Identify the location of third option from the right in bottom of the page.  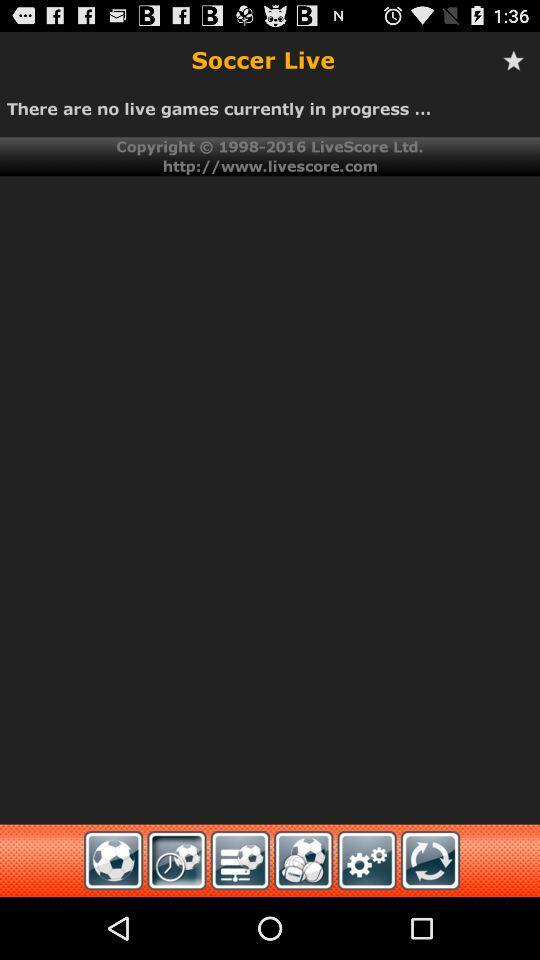
(240, 859).